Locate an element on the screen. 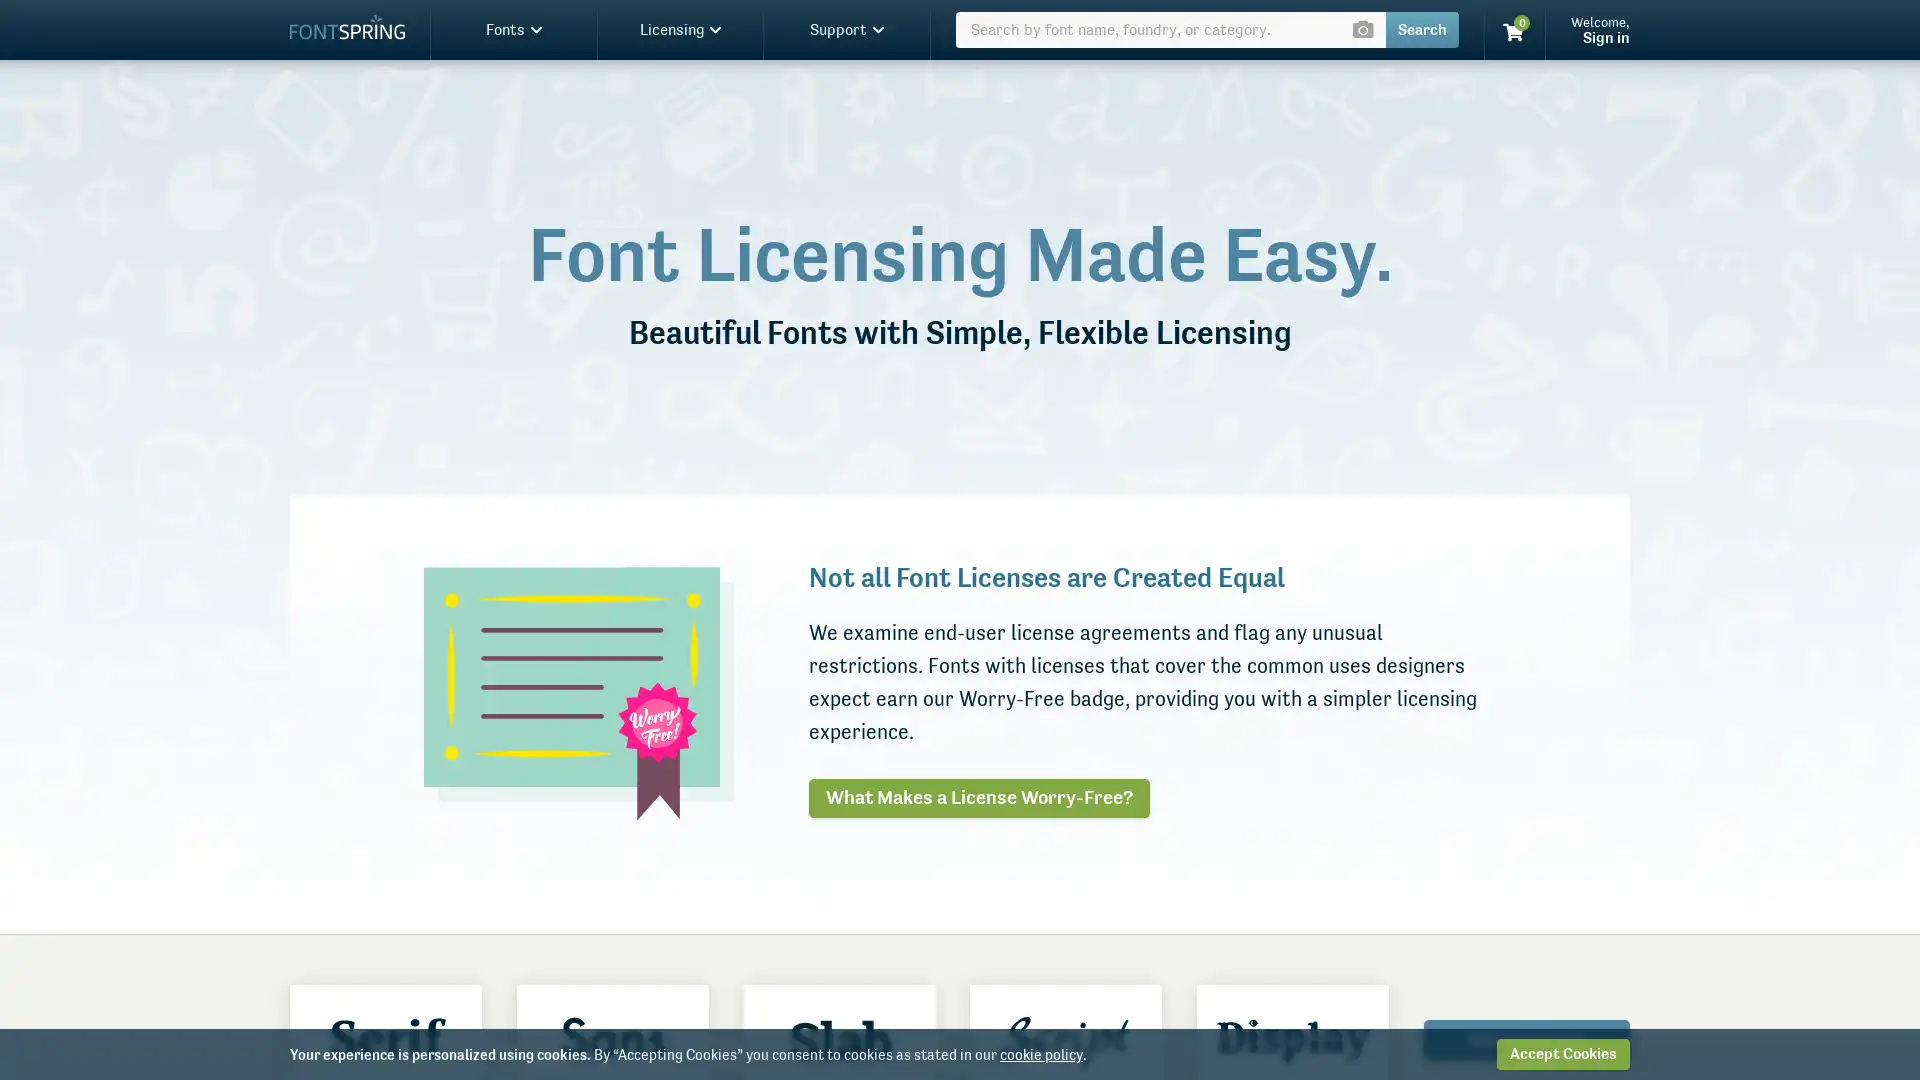 Image resolution: width=1920 pixels, height=1080 pixels. Search is located at coordinates (1421, 30).